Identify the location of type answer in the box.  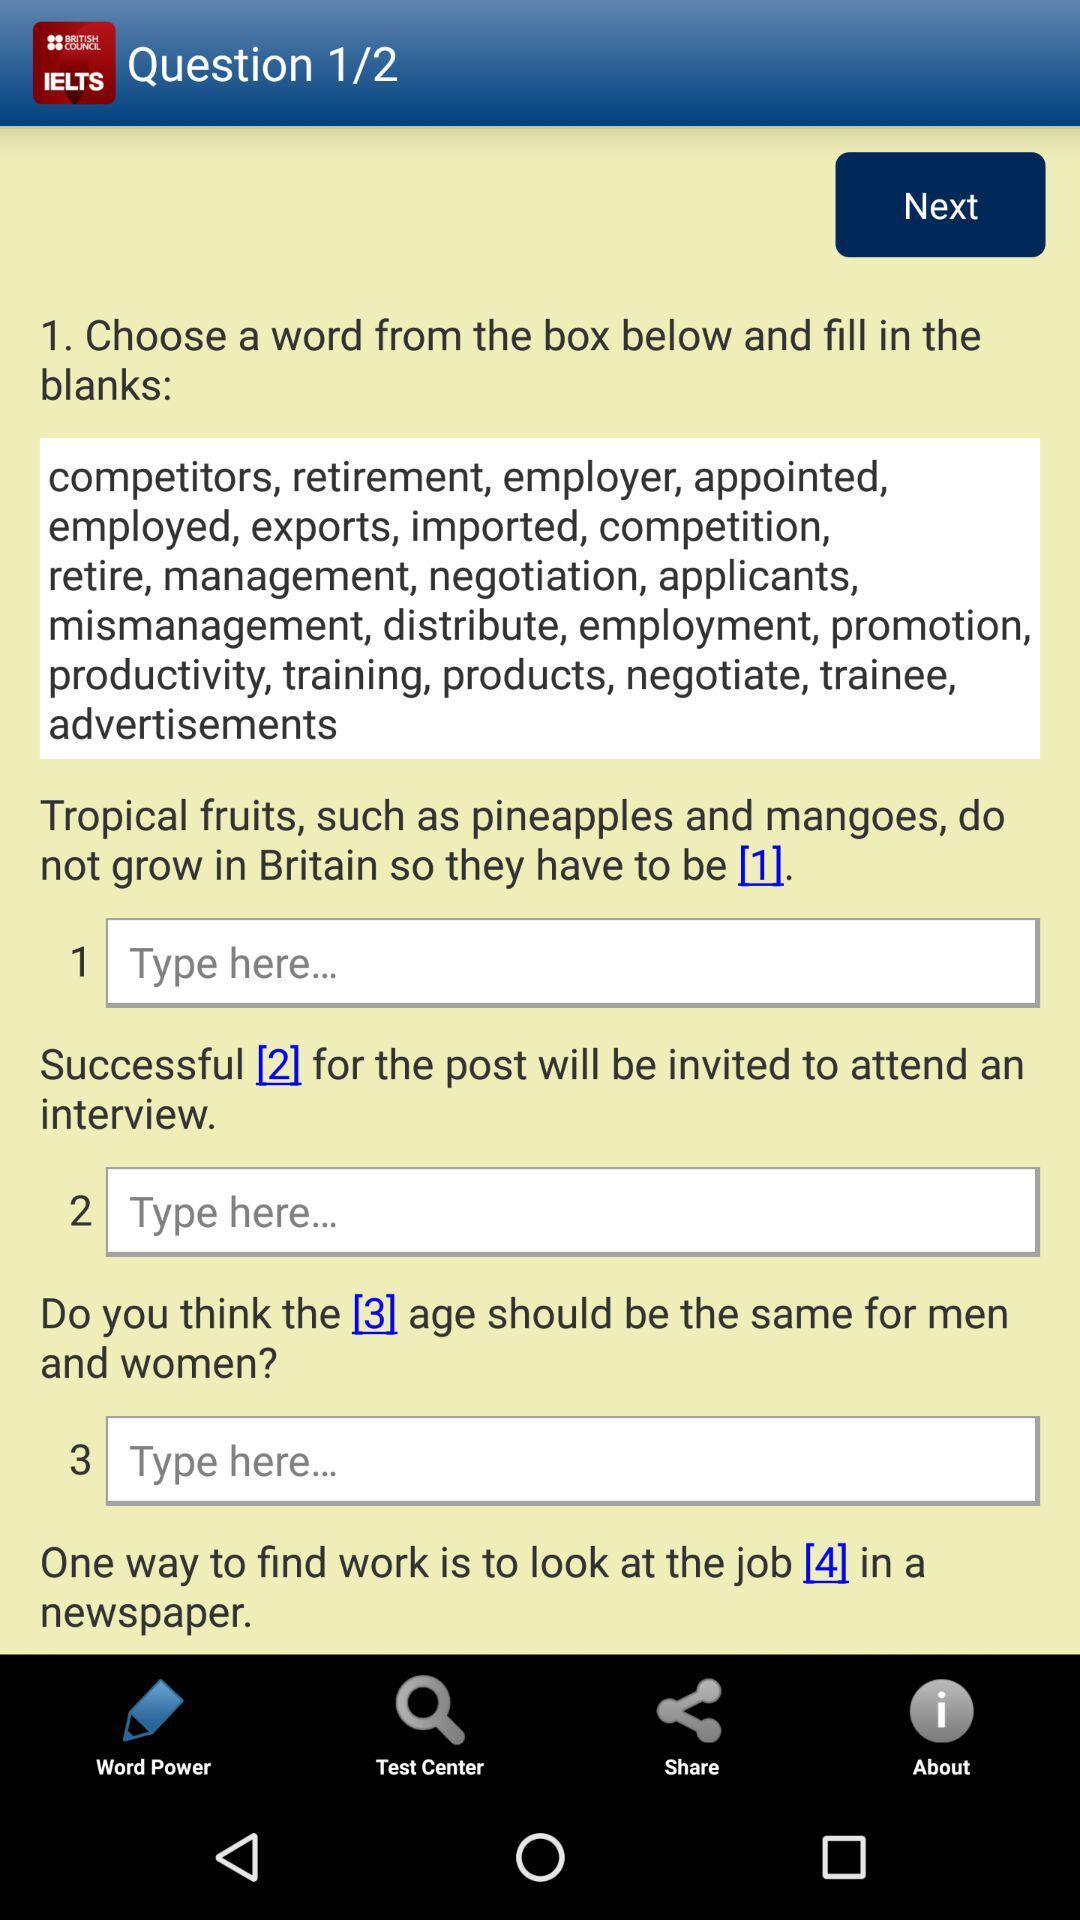
(571, 1459).